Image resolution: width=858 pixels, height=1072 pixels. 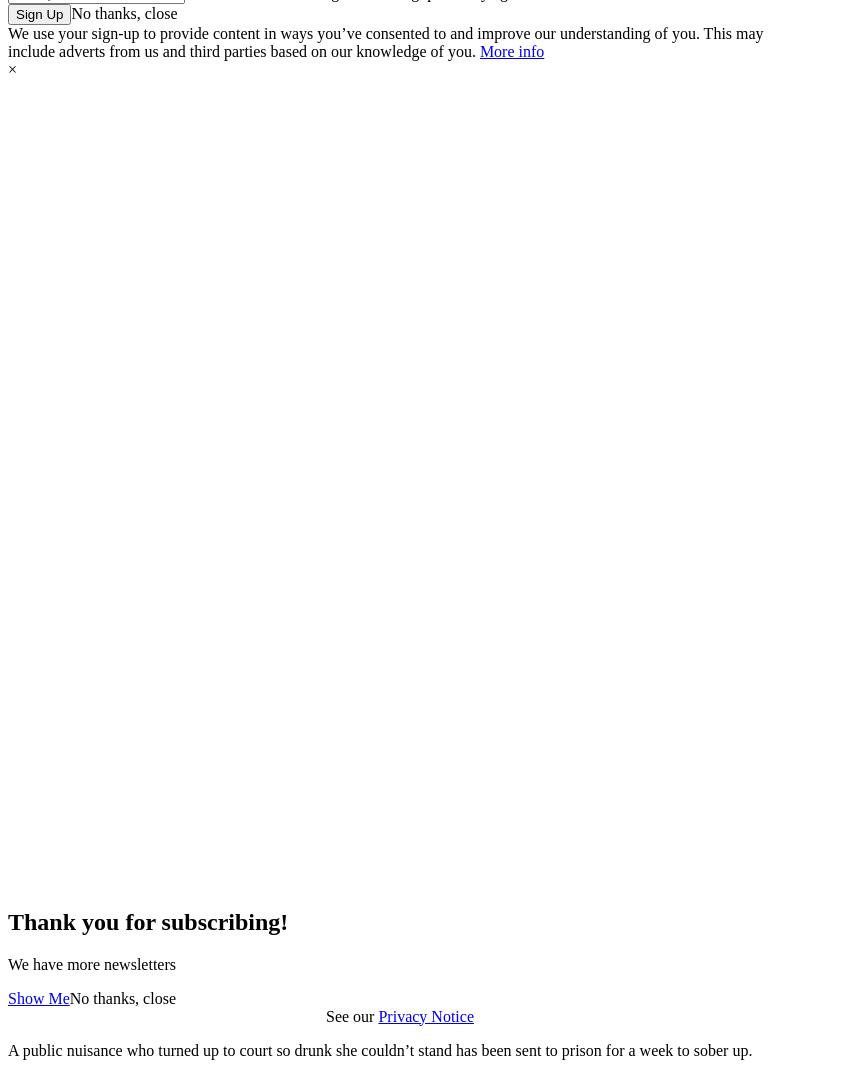 I want to click on 'We have more newsletters', so click(x=91, y=962).